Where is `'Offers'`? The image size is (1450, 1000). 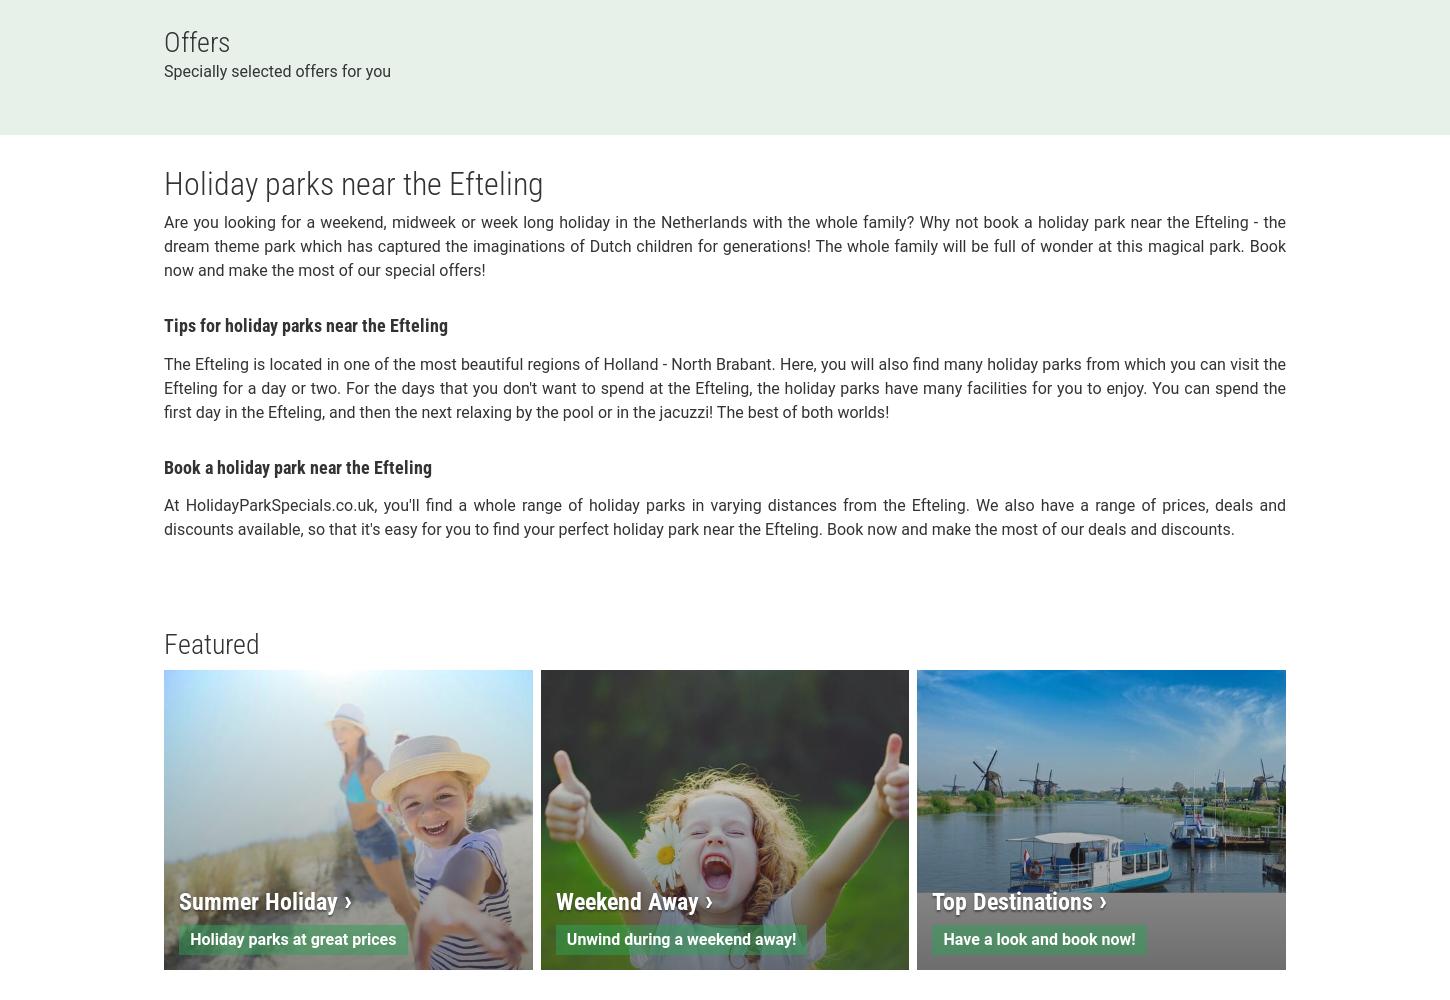
'Offers' is located at coordinates (196, 42).